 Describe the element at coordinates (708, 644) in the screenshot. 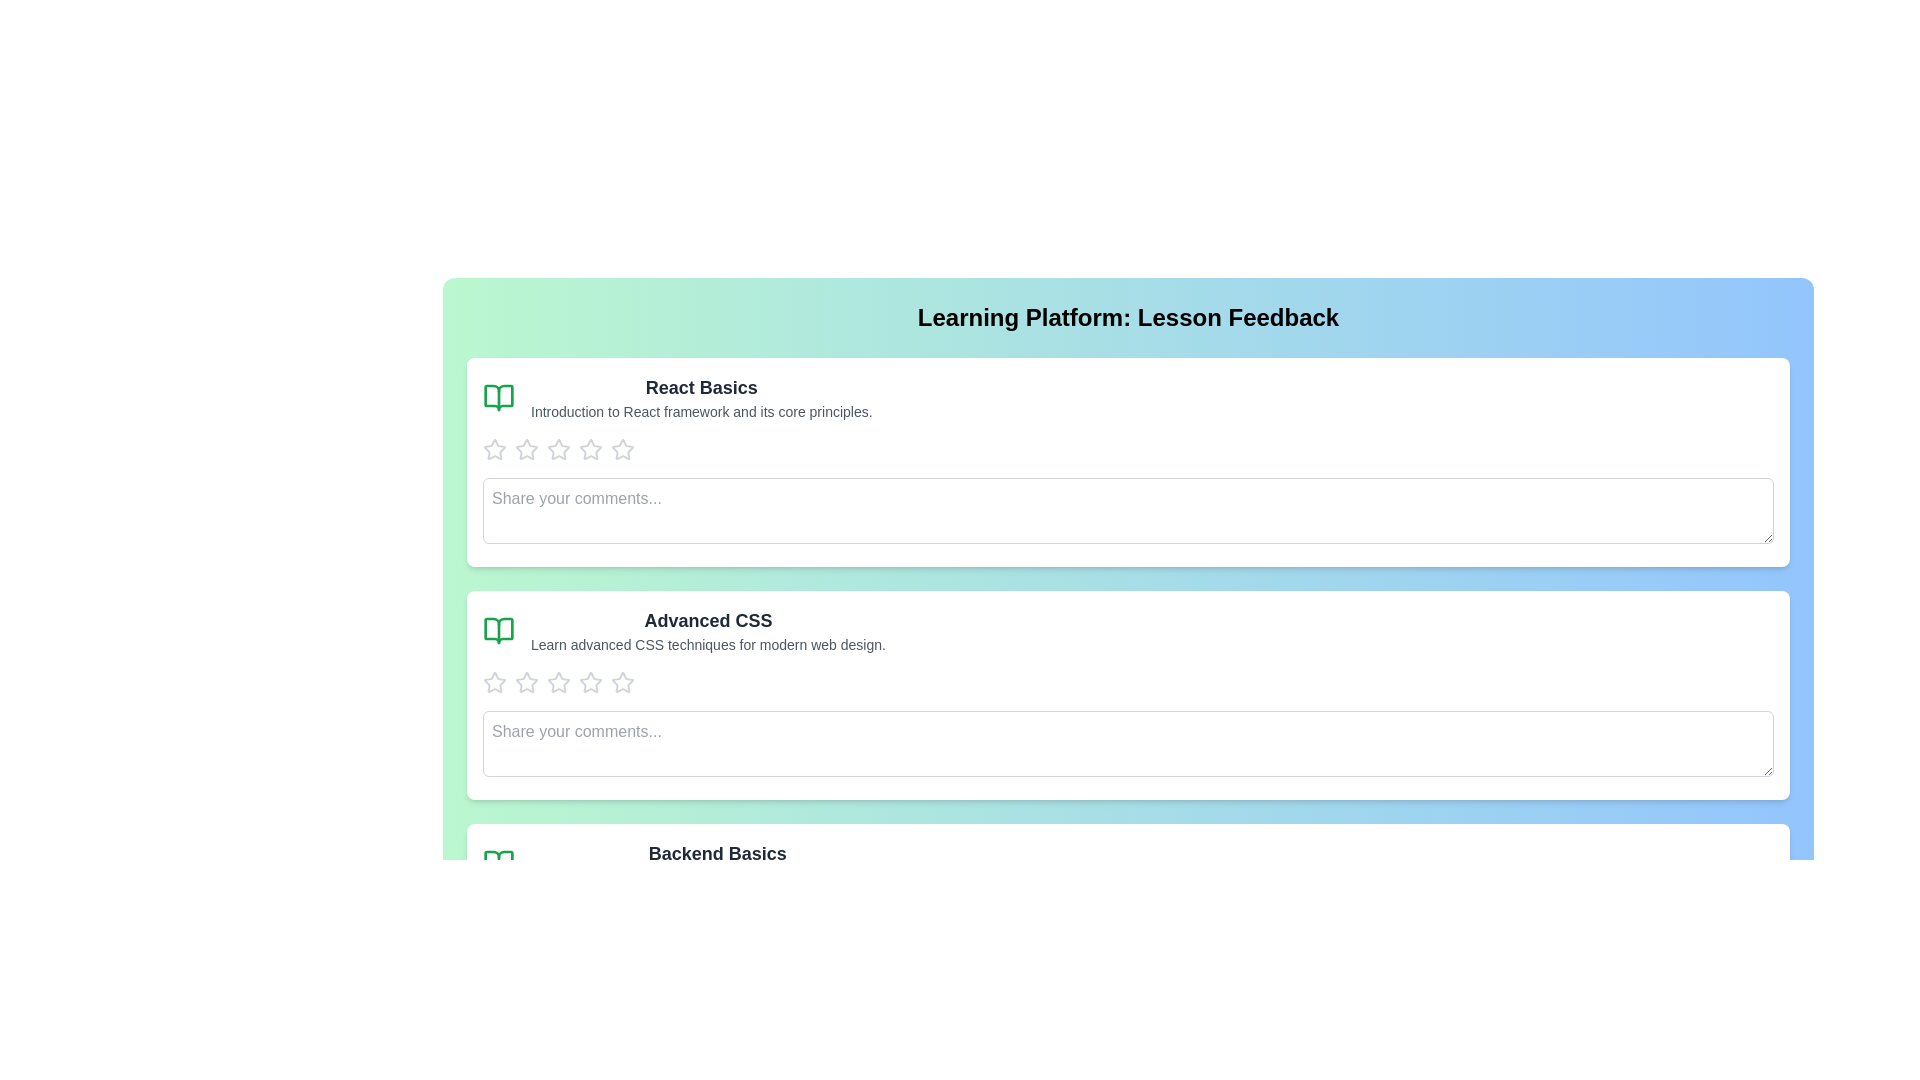

I see `the informative text that reads 'Learn advanced CSS techniques for modern web design.' which is styled with a small font size and gray color, positioned below the title 'Advanced CSS.'` at that location.